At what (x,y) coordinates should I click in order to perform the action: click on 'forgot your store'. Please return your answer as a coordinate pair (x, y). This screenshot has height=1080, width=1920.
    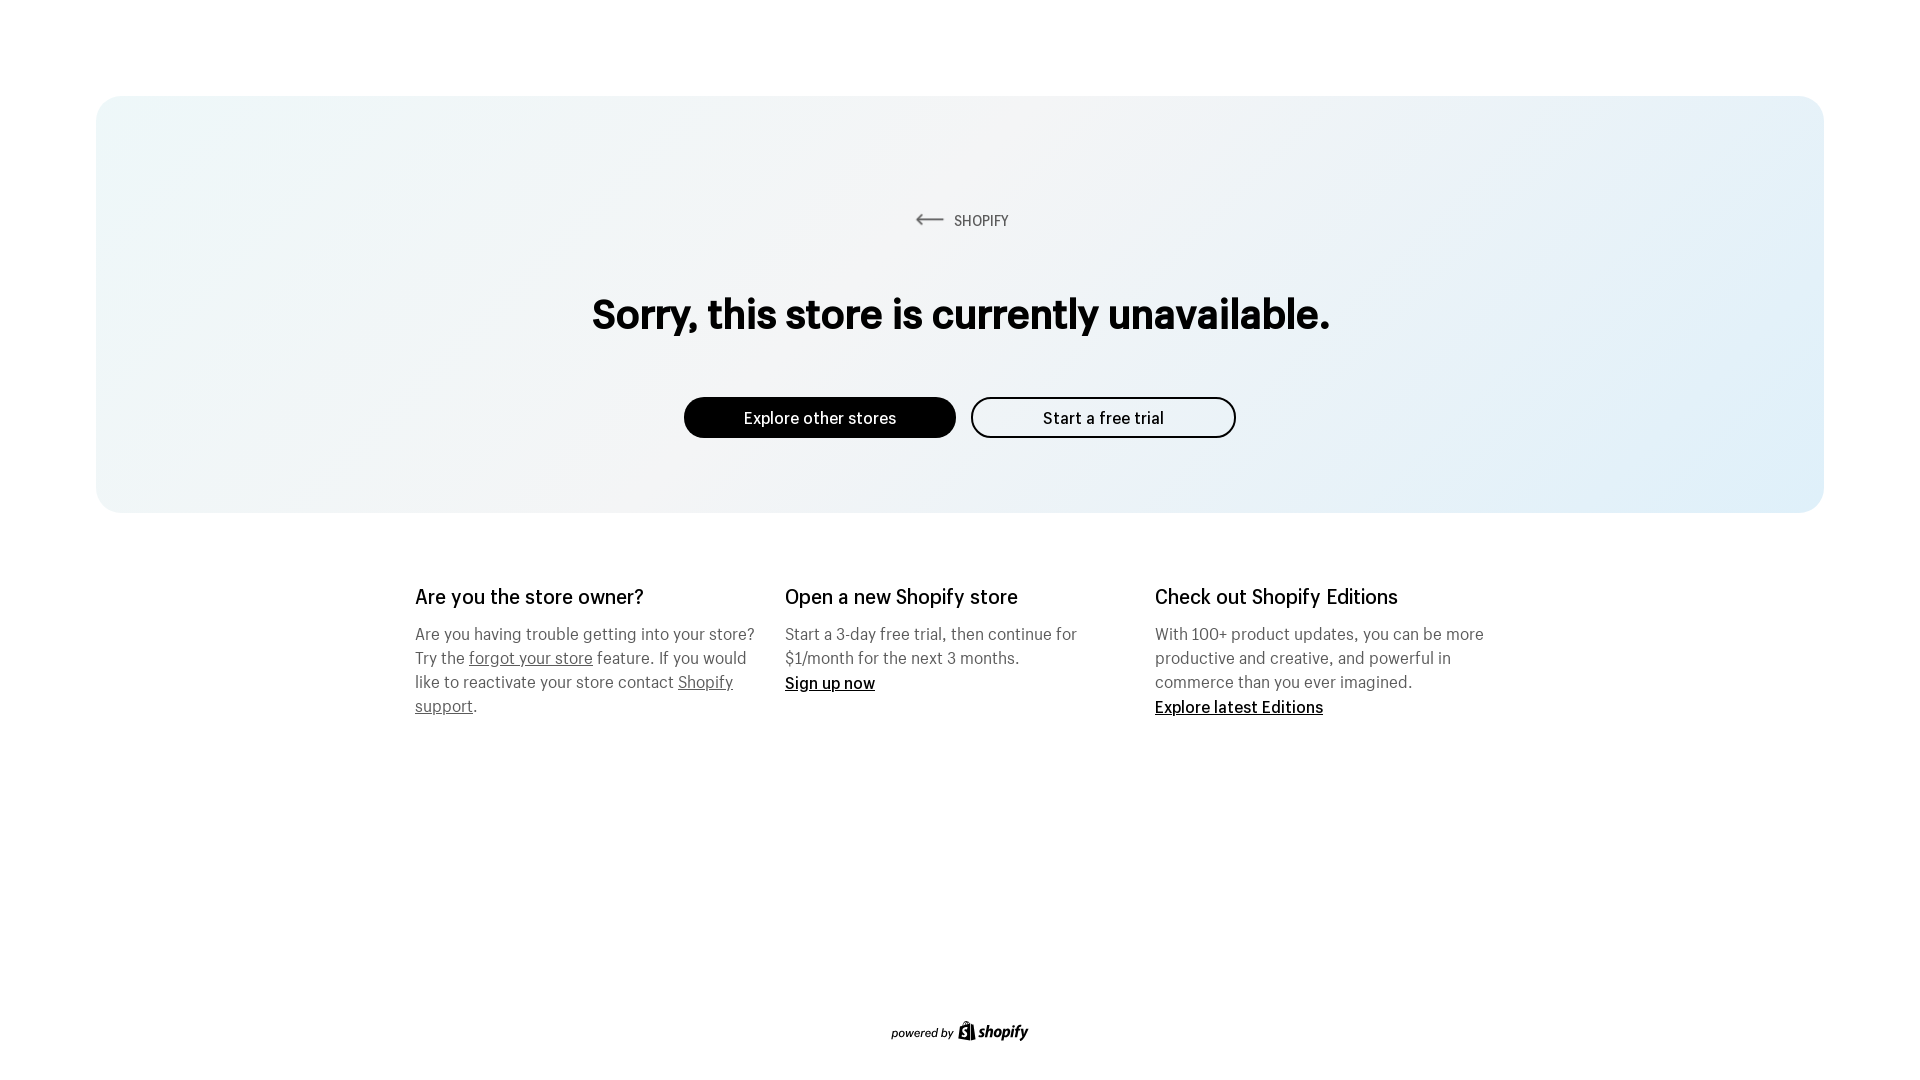
    Looking at the image, I should click on (531, 655).